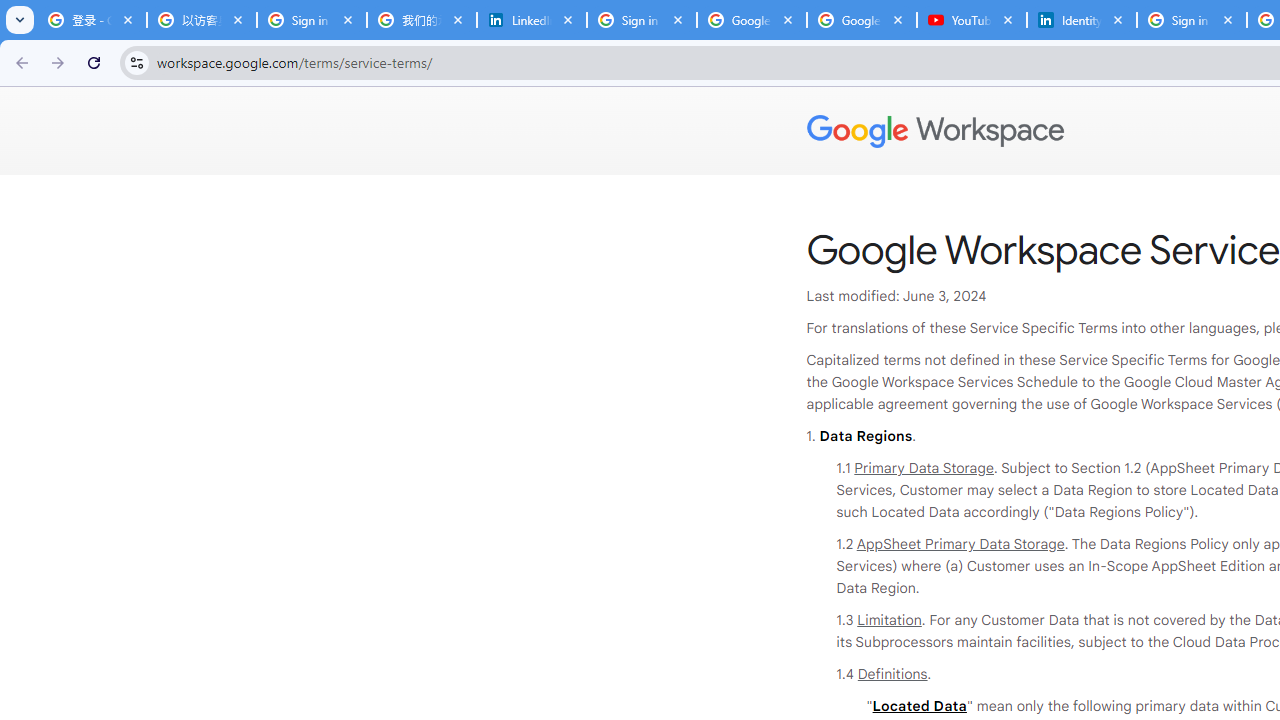  I want to click on 'YouTube', so click(971, 20).